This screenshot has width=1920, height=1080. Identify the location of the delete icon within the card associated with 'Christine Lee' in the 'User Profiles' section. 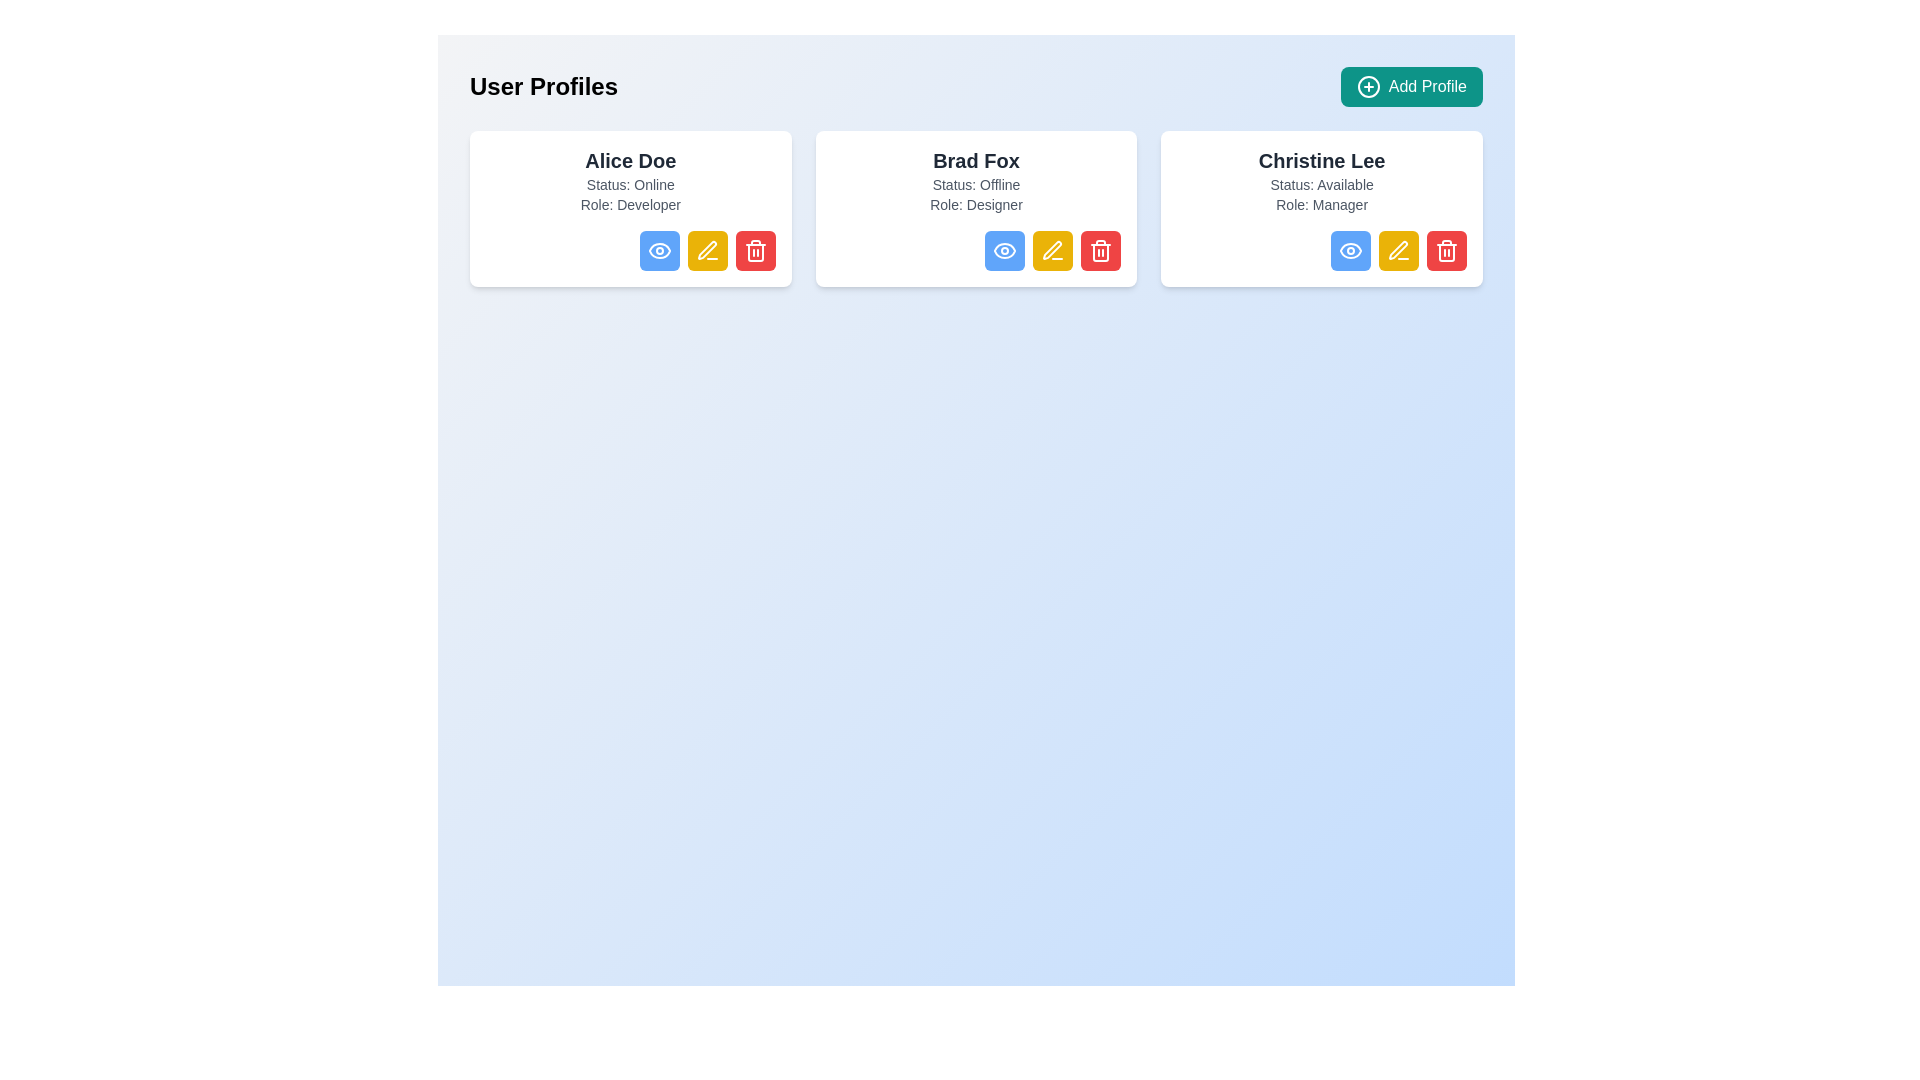
(1446, 249).